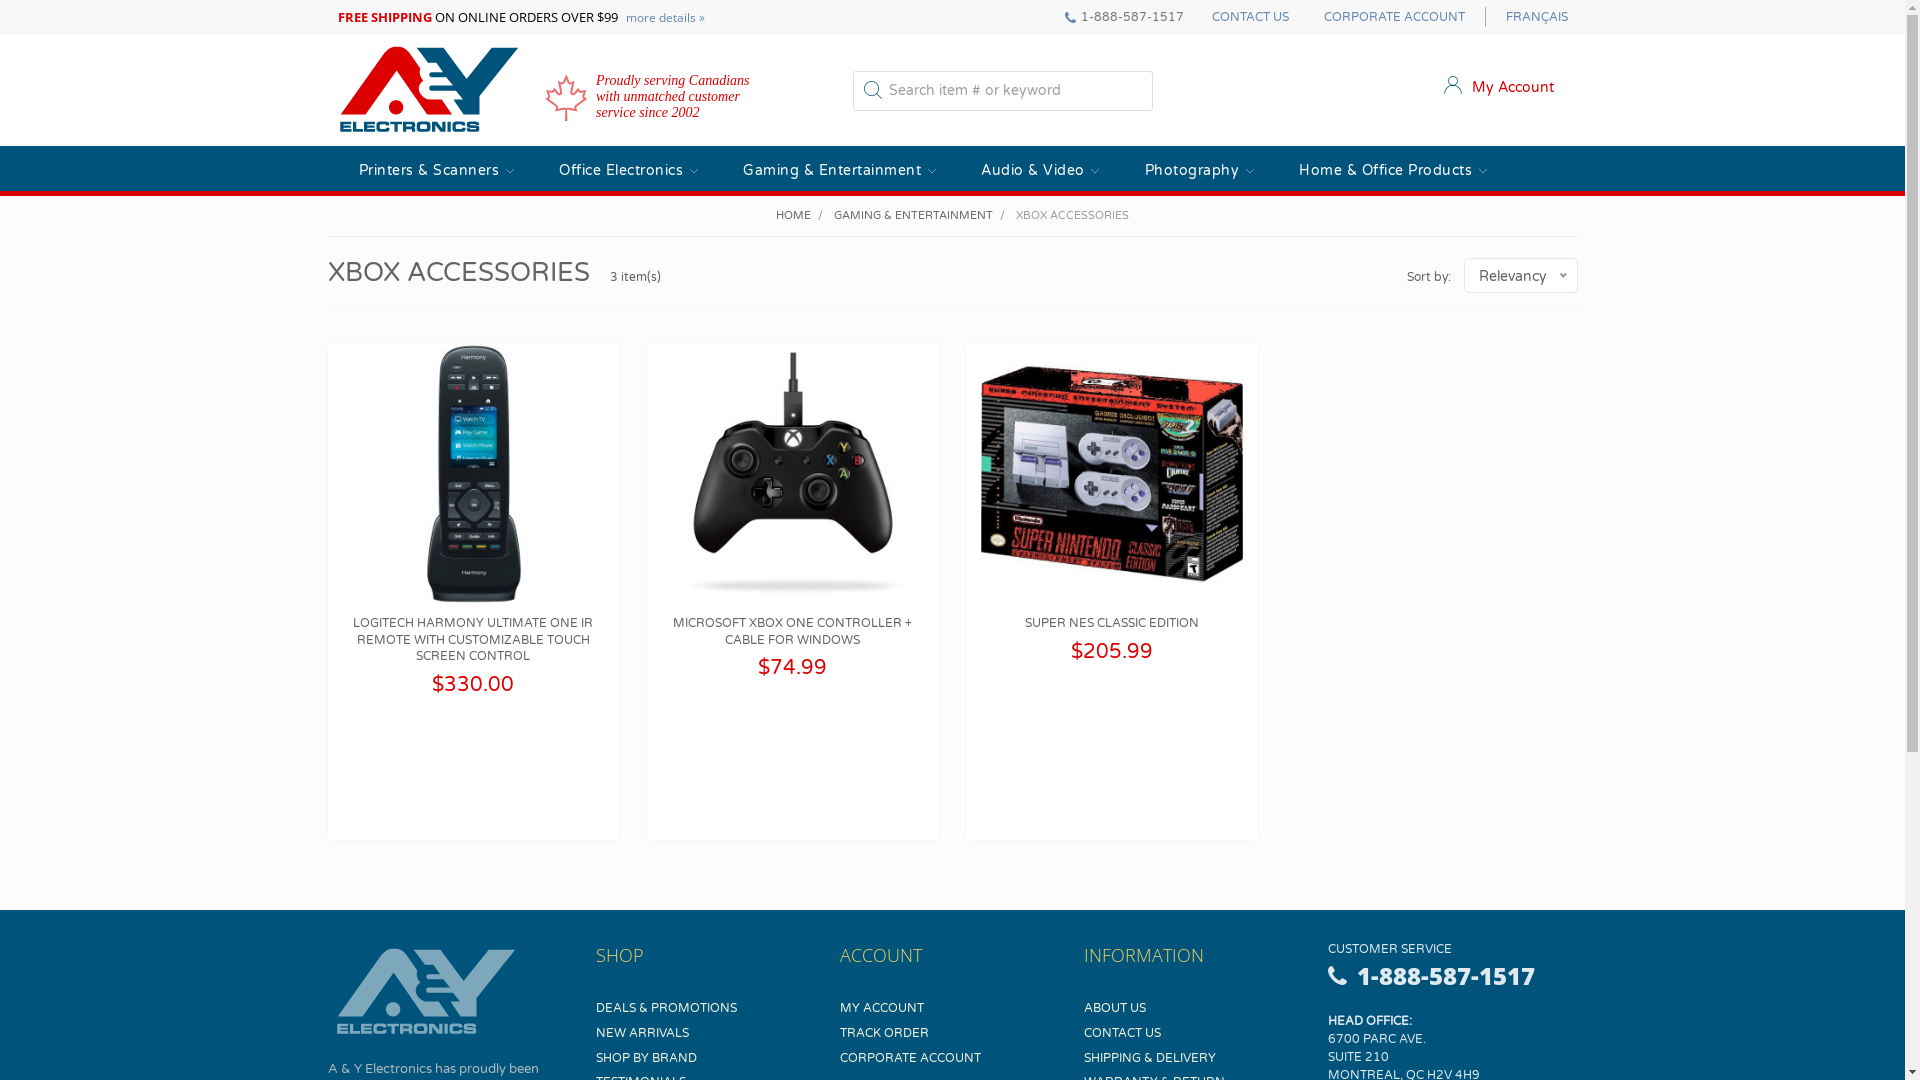 This screenshot has width=1920, height=1080. Describe the element at coordinates (1032, 169) in the screenshot. I see `'Audio & Video'` at that location.